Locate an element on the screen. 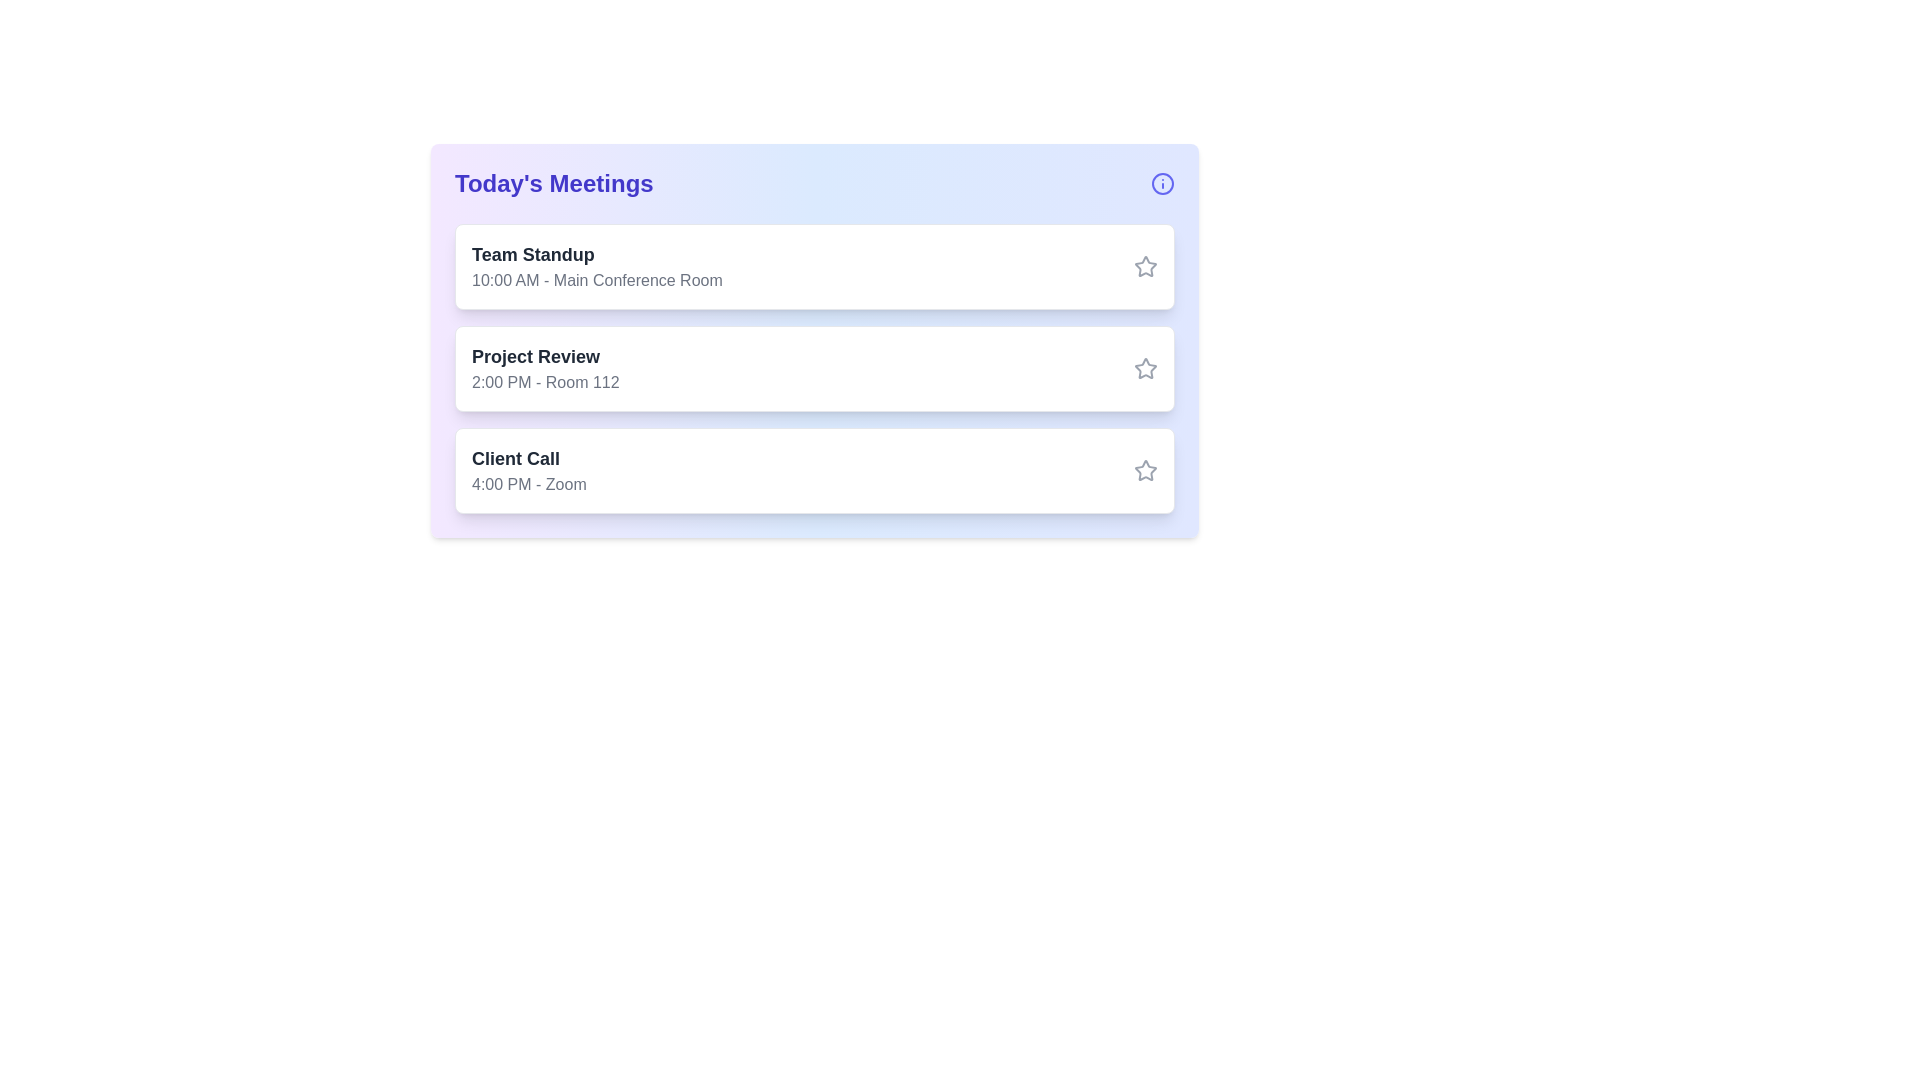 Image resolution: width=1920 pixels, height=1080 pixels. the 'Project Review' heading, which is styled in bold and slightly larger font size, located within the second meeting entry in the schedule is located at coordinates (545, 356).